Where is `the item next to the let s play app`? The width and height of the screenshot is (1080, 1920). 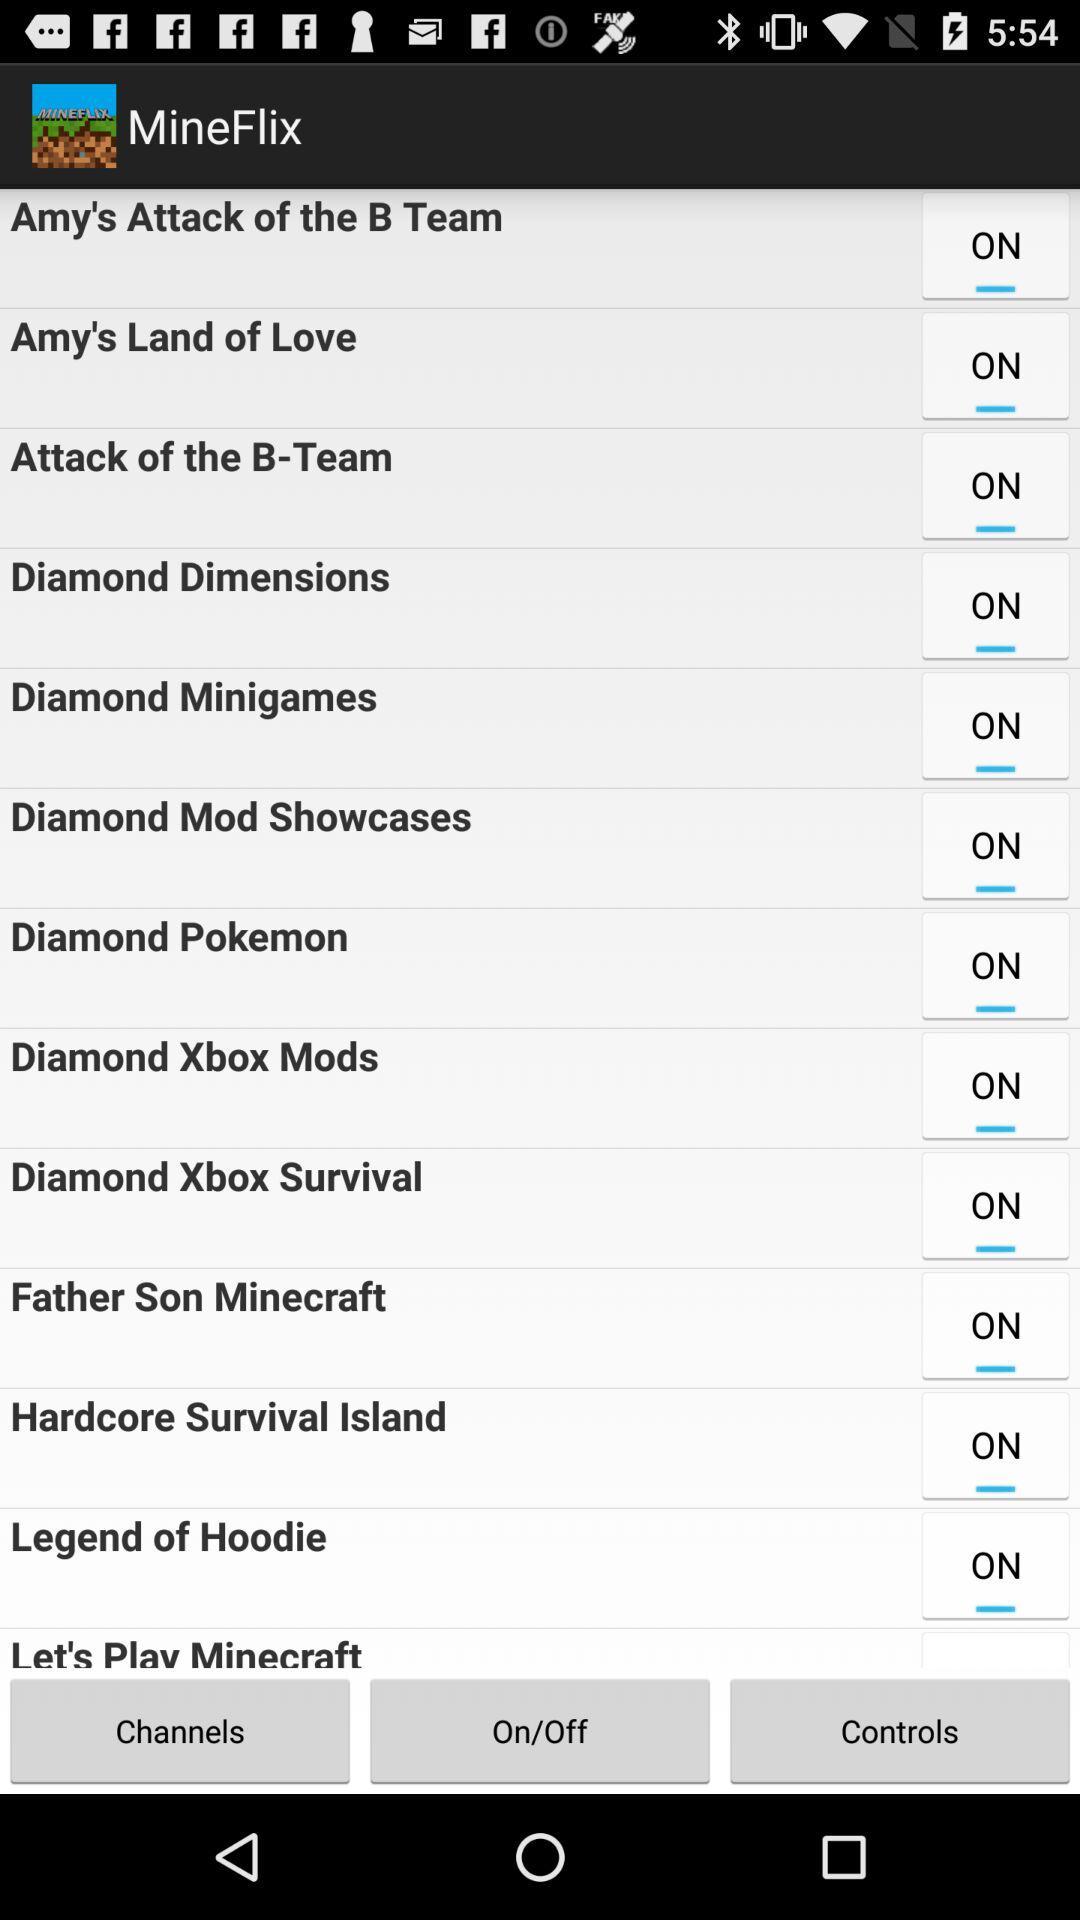
the item next to the let s play app is located at coordinates (540, 1730).